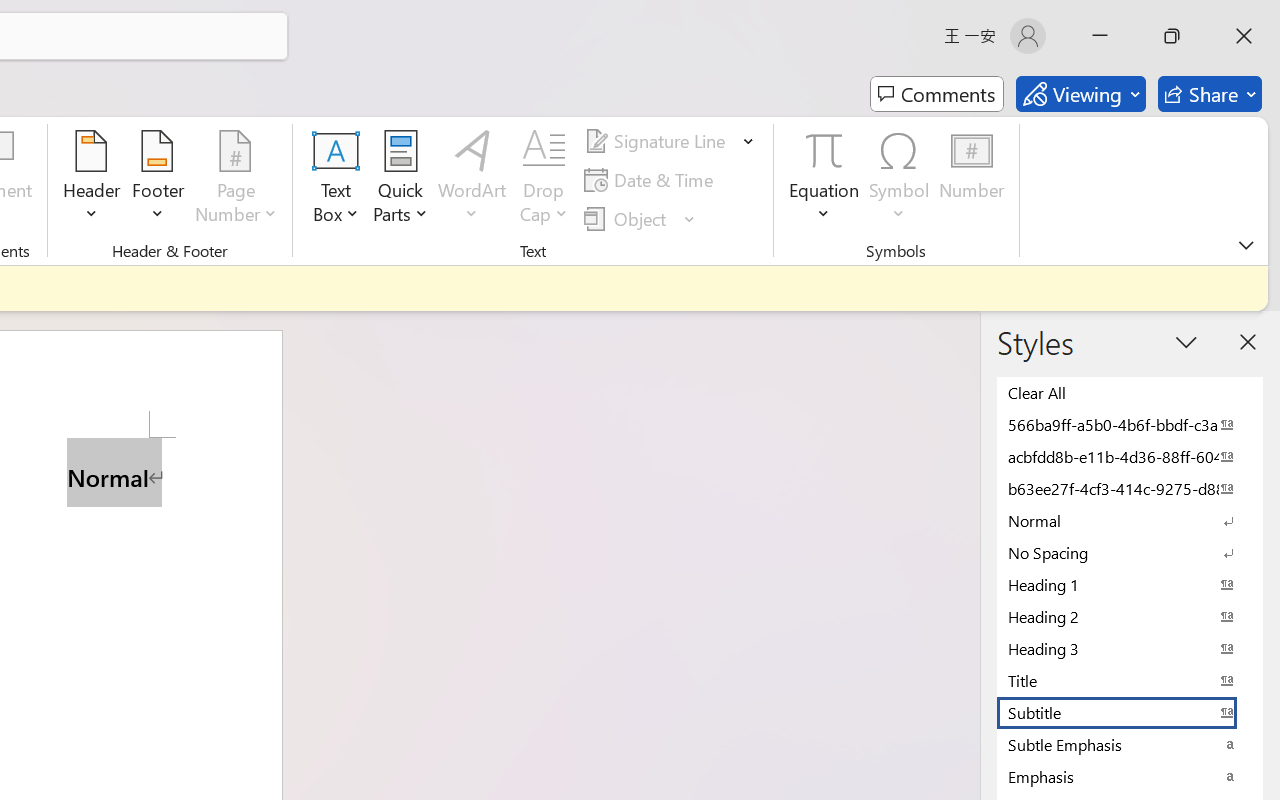 This screenshot has height=800, width=1280. Describe the element at coordinates (236, 179) in the screenshot. I see `'Page Number'` at that location.